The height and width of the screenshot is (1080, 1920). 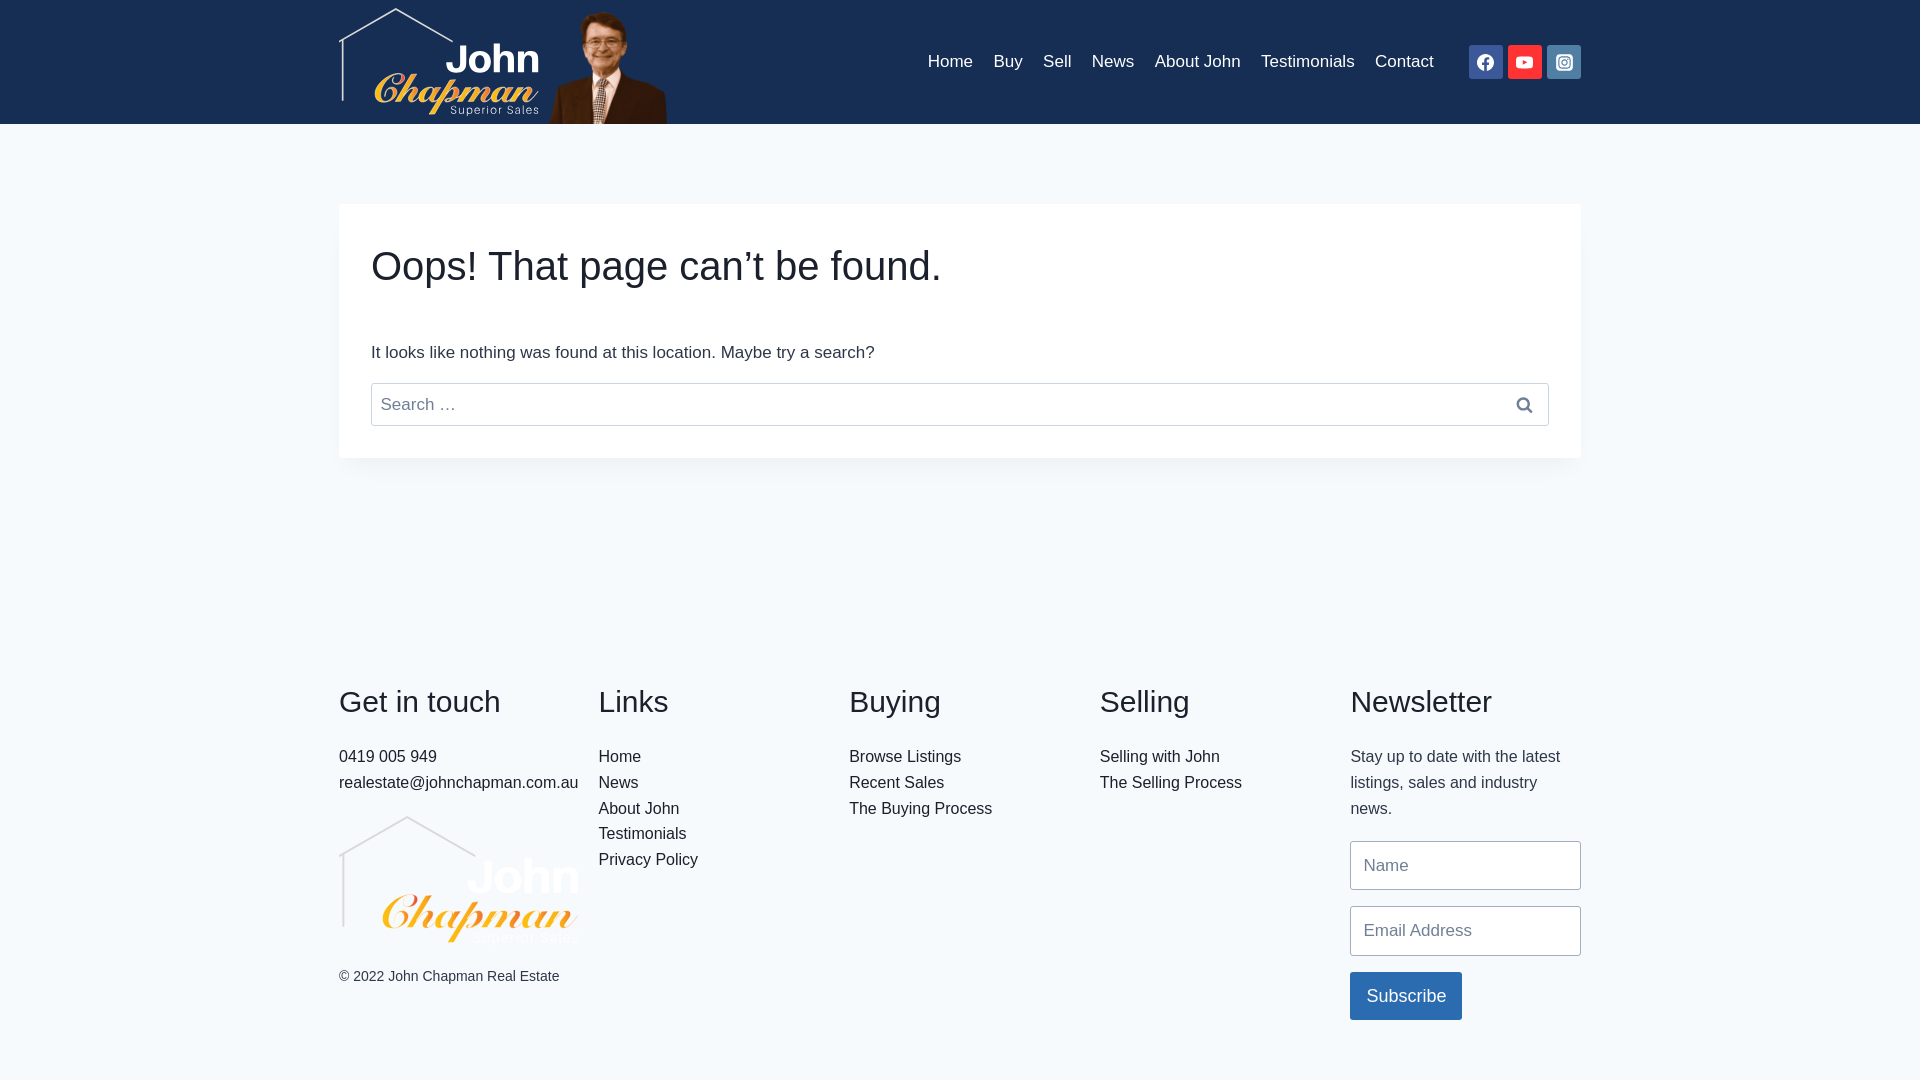 What do you see at coordinates (895, 781) in the screenshot?
I see `'Recent Sales'` at bounding box center [895, 781].